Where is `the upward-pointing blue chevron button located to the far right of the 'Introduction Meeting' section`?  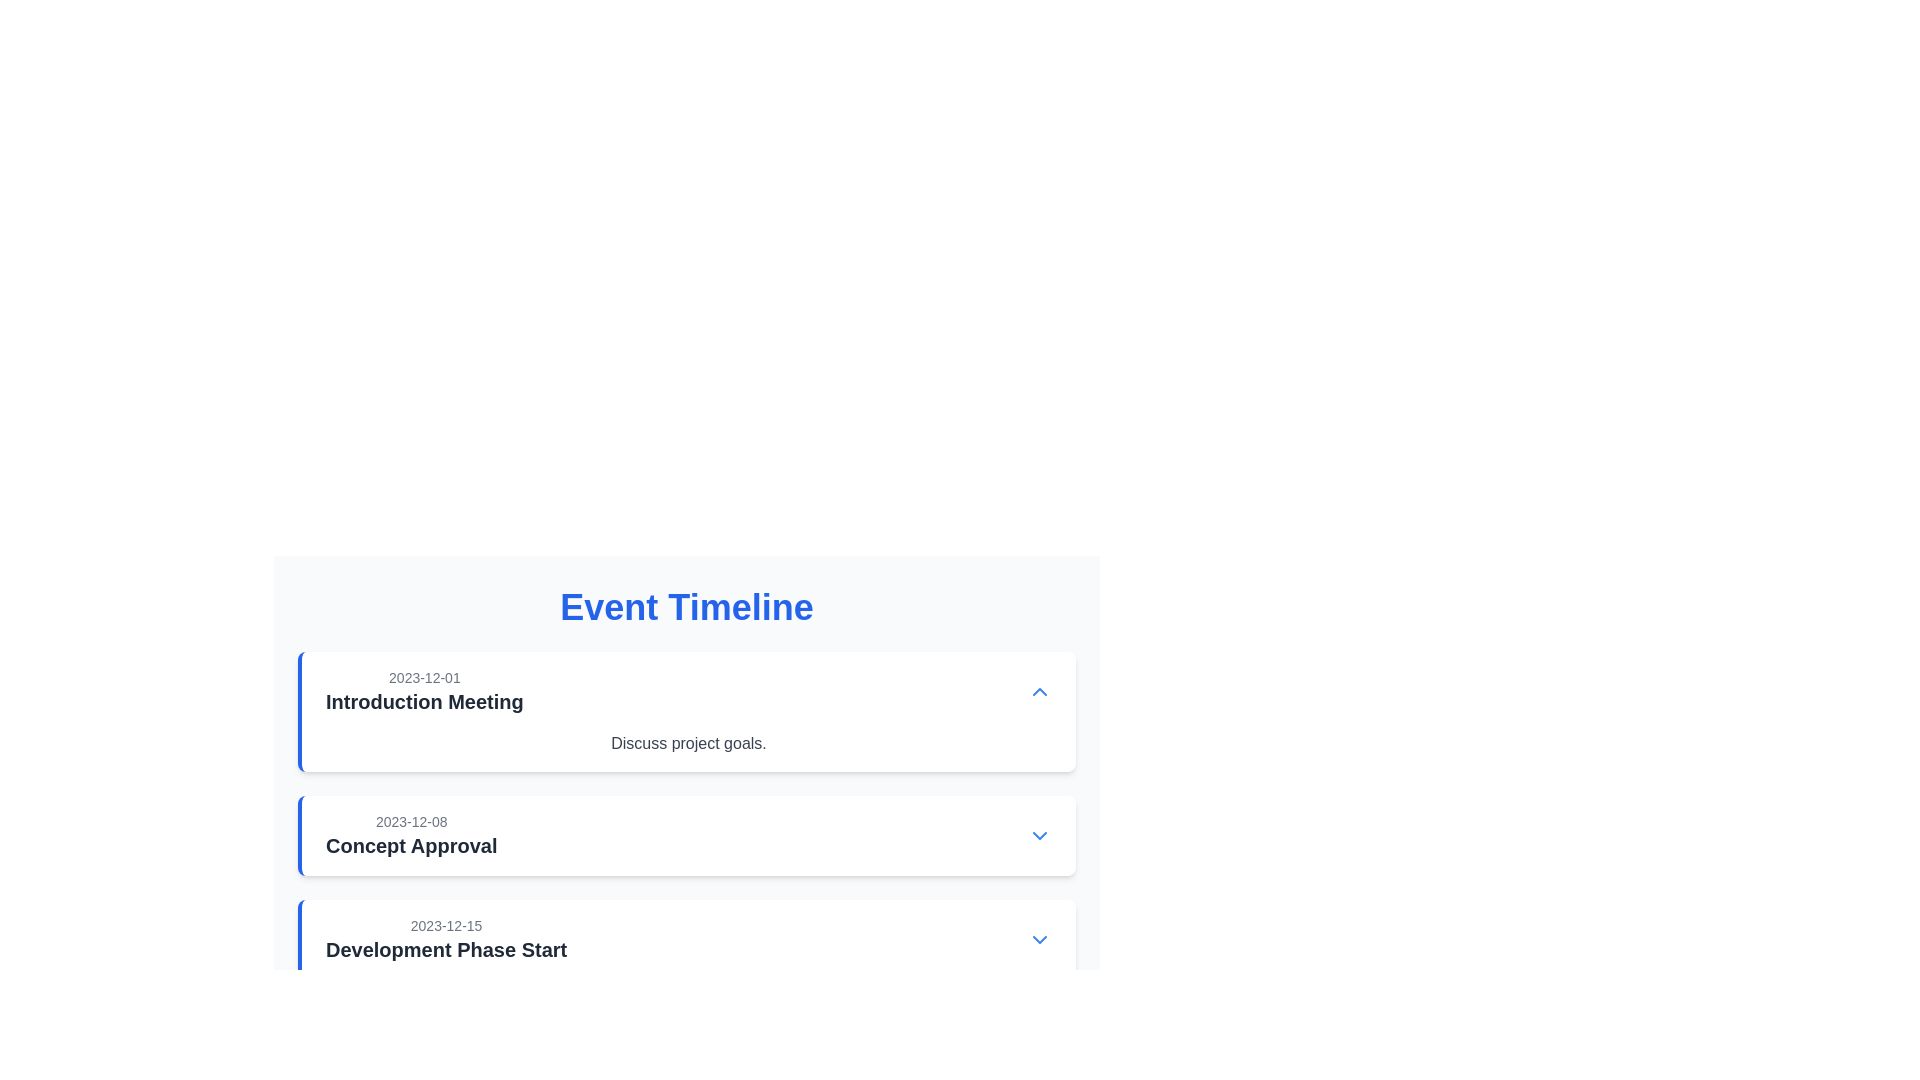
the upward-pointing blue chevron button located to the far right of the 'Introduction Meeting' section is located at coordinates (1040, 690).